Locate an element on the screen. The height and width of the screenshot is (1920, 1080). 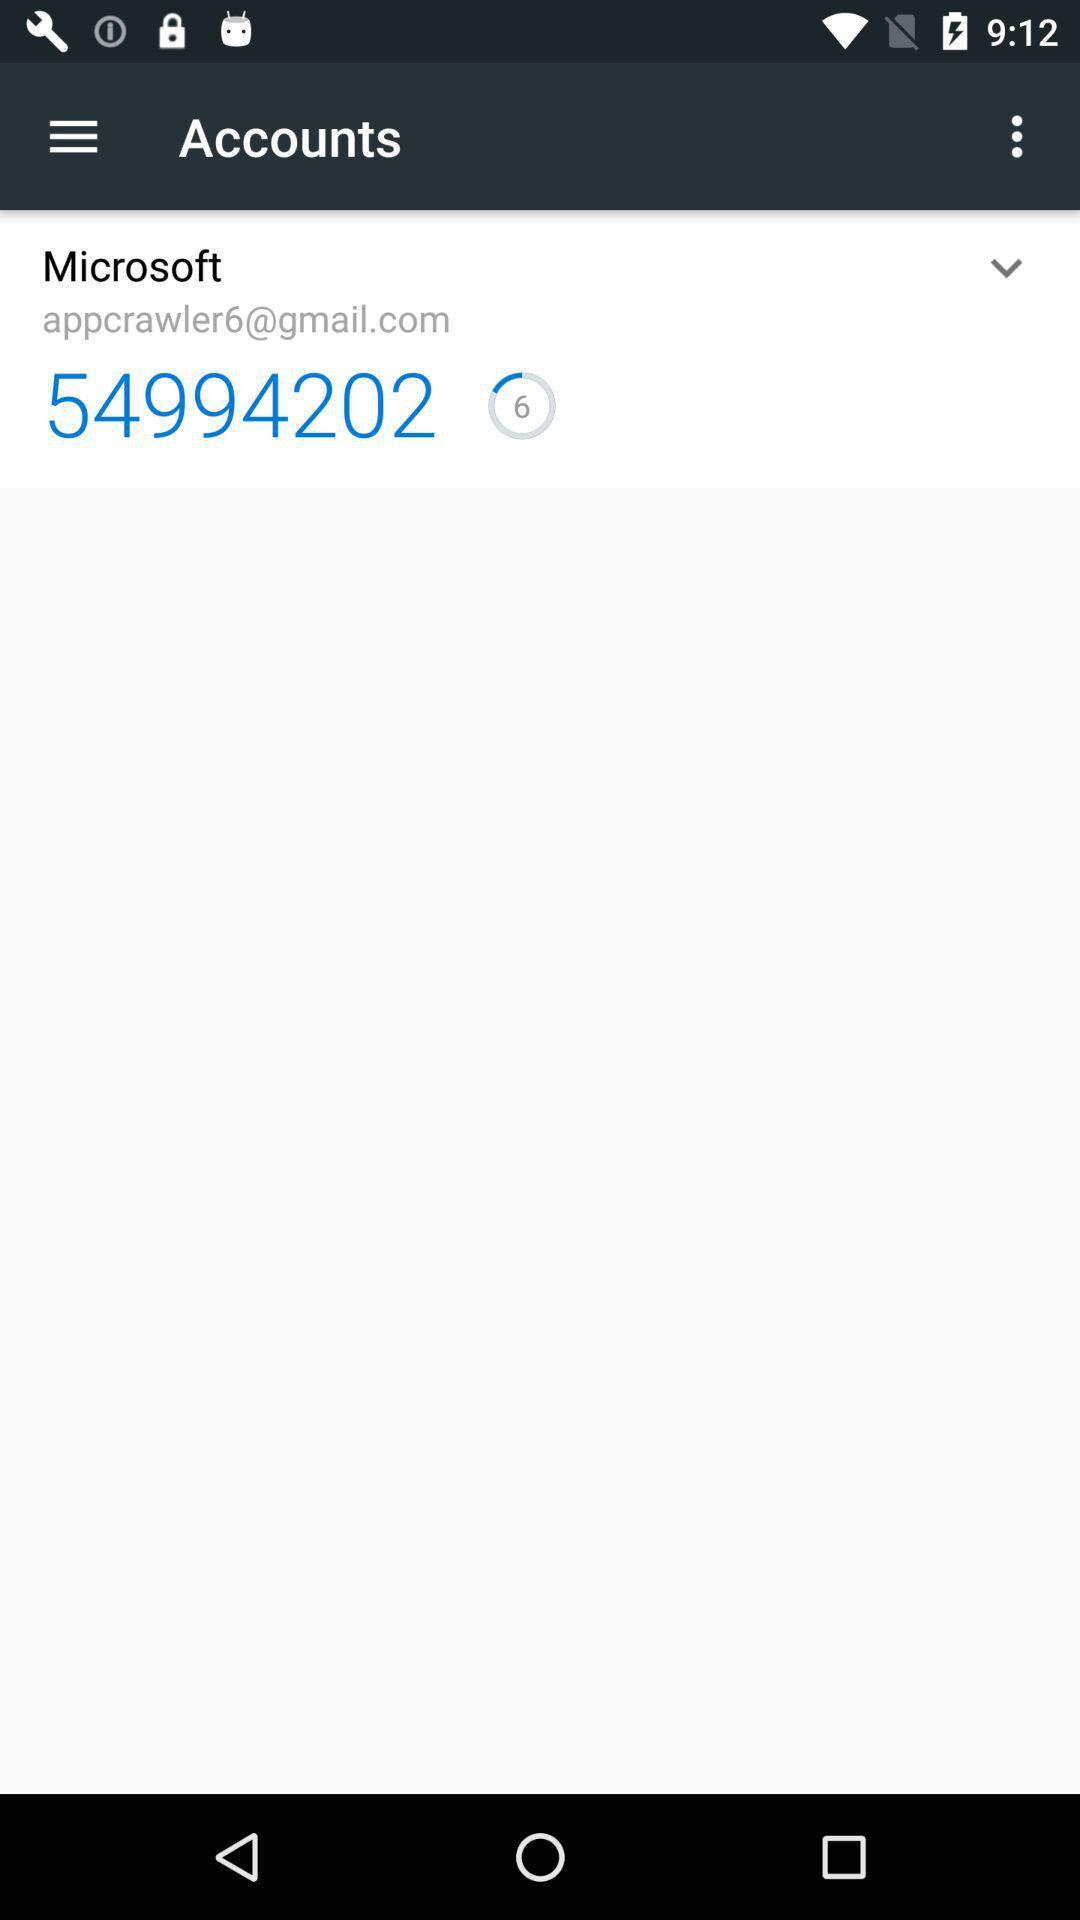
item below microsoft icon is located at coordinates (245, 316).